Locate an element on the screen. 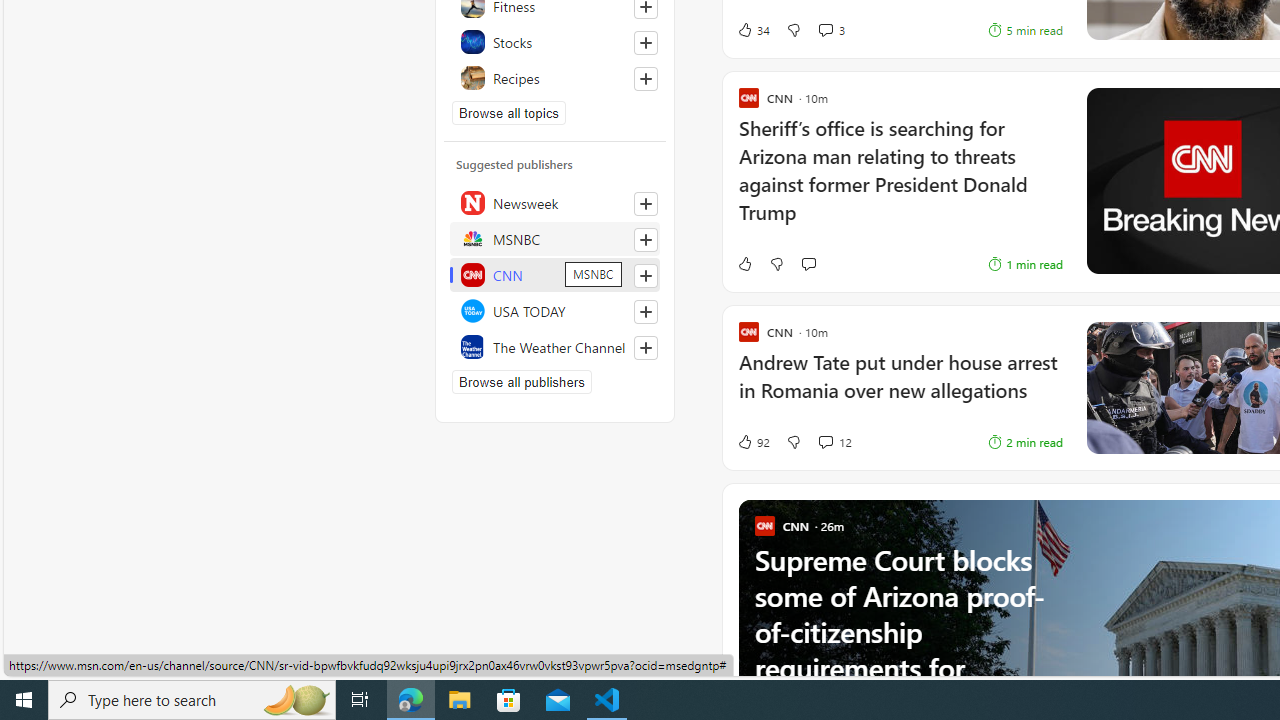  'USA TODAY' is located at coordinates (555, 311).